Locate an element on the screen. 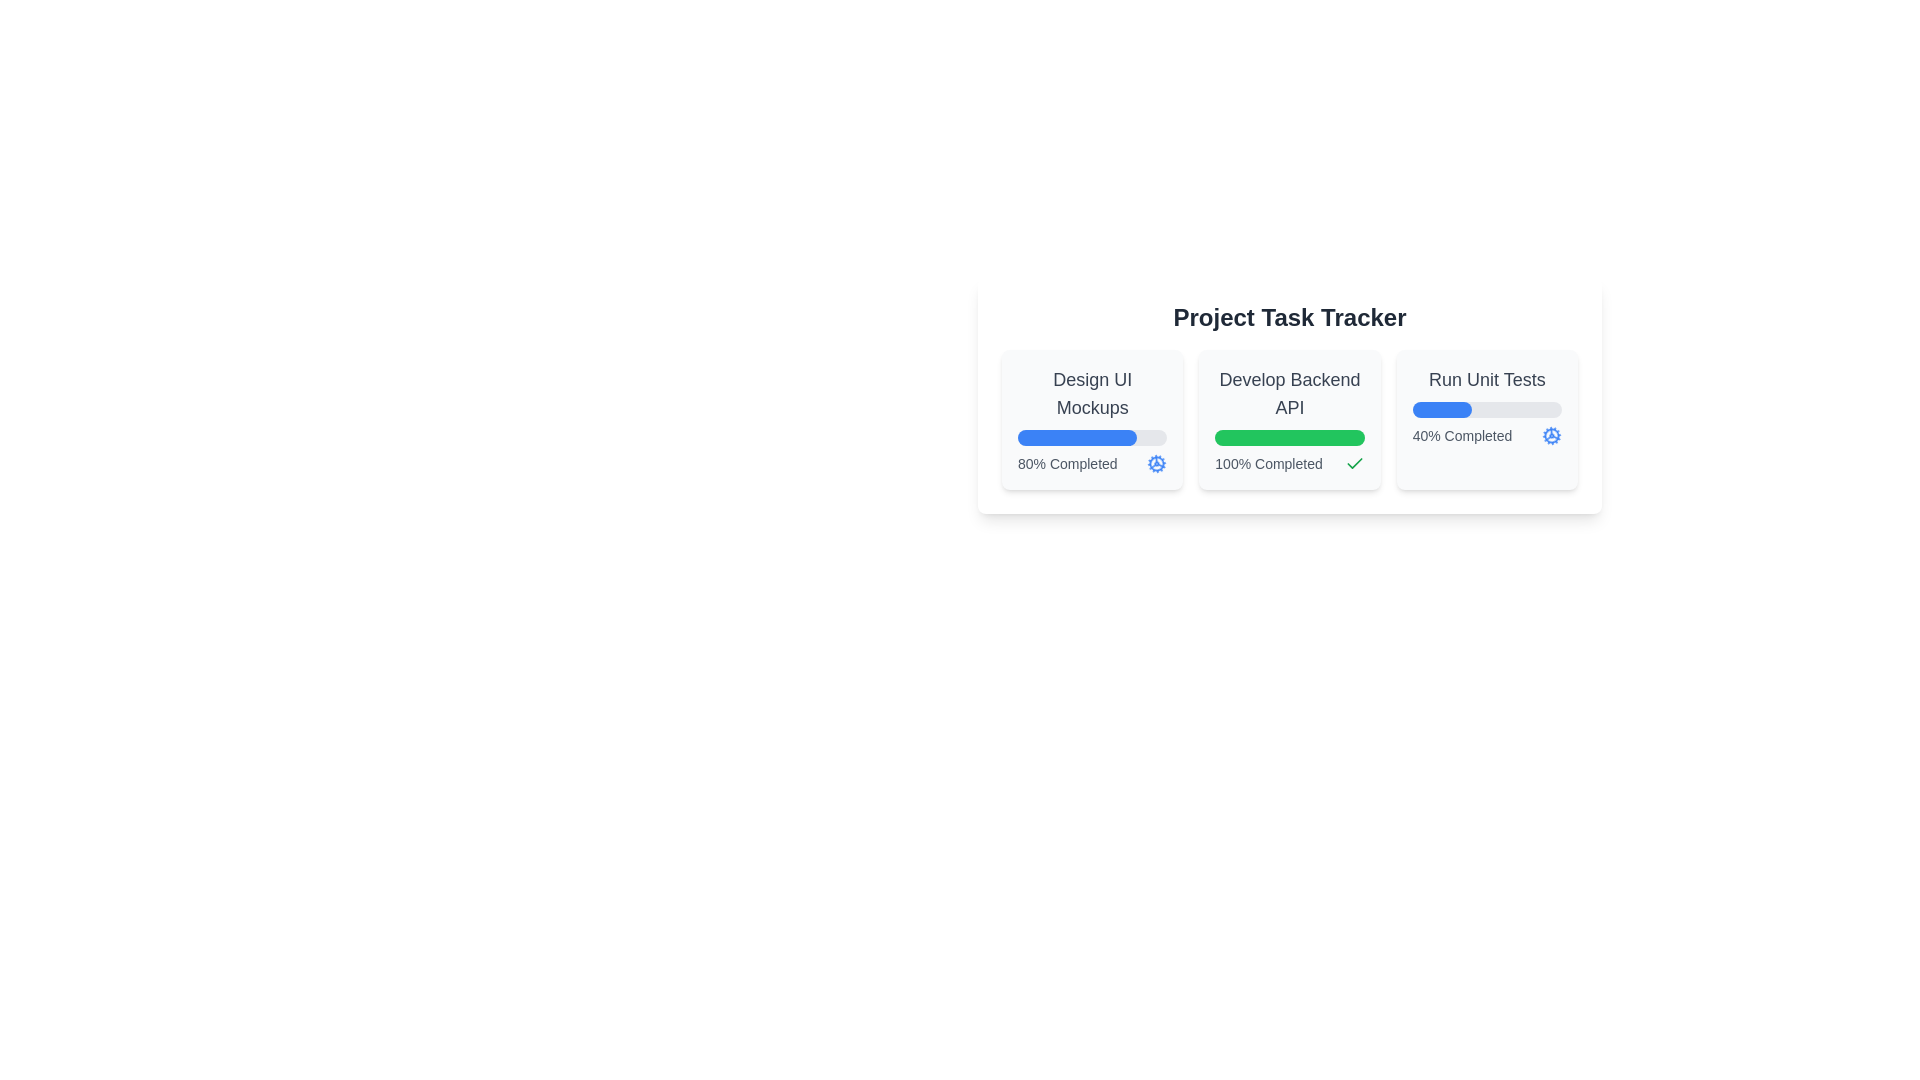 The height and width of the screenshot is (1080, 1920). icon indicating successful completion located inside the 'Develop Backend API' progress item, which shows '100% Completed', and is positioned towards the right side of the green progress bar is located at coordinates (1354, 463).